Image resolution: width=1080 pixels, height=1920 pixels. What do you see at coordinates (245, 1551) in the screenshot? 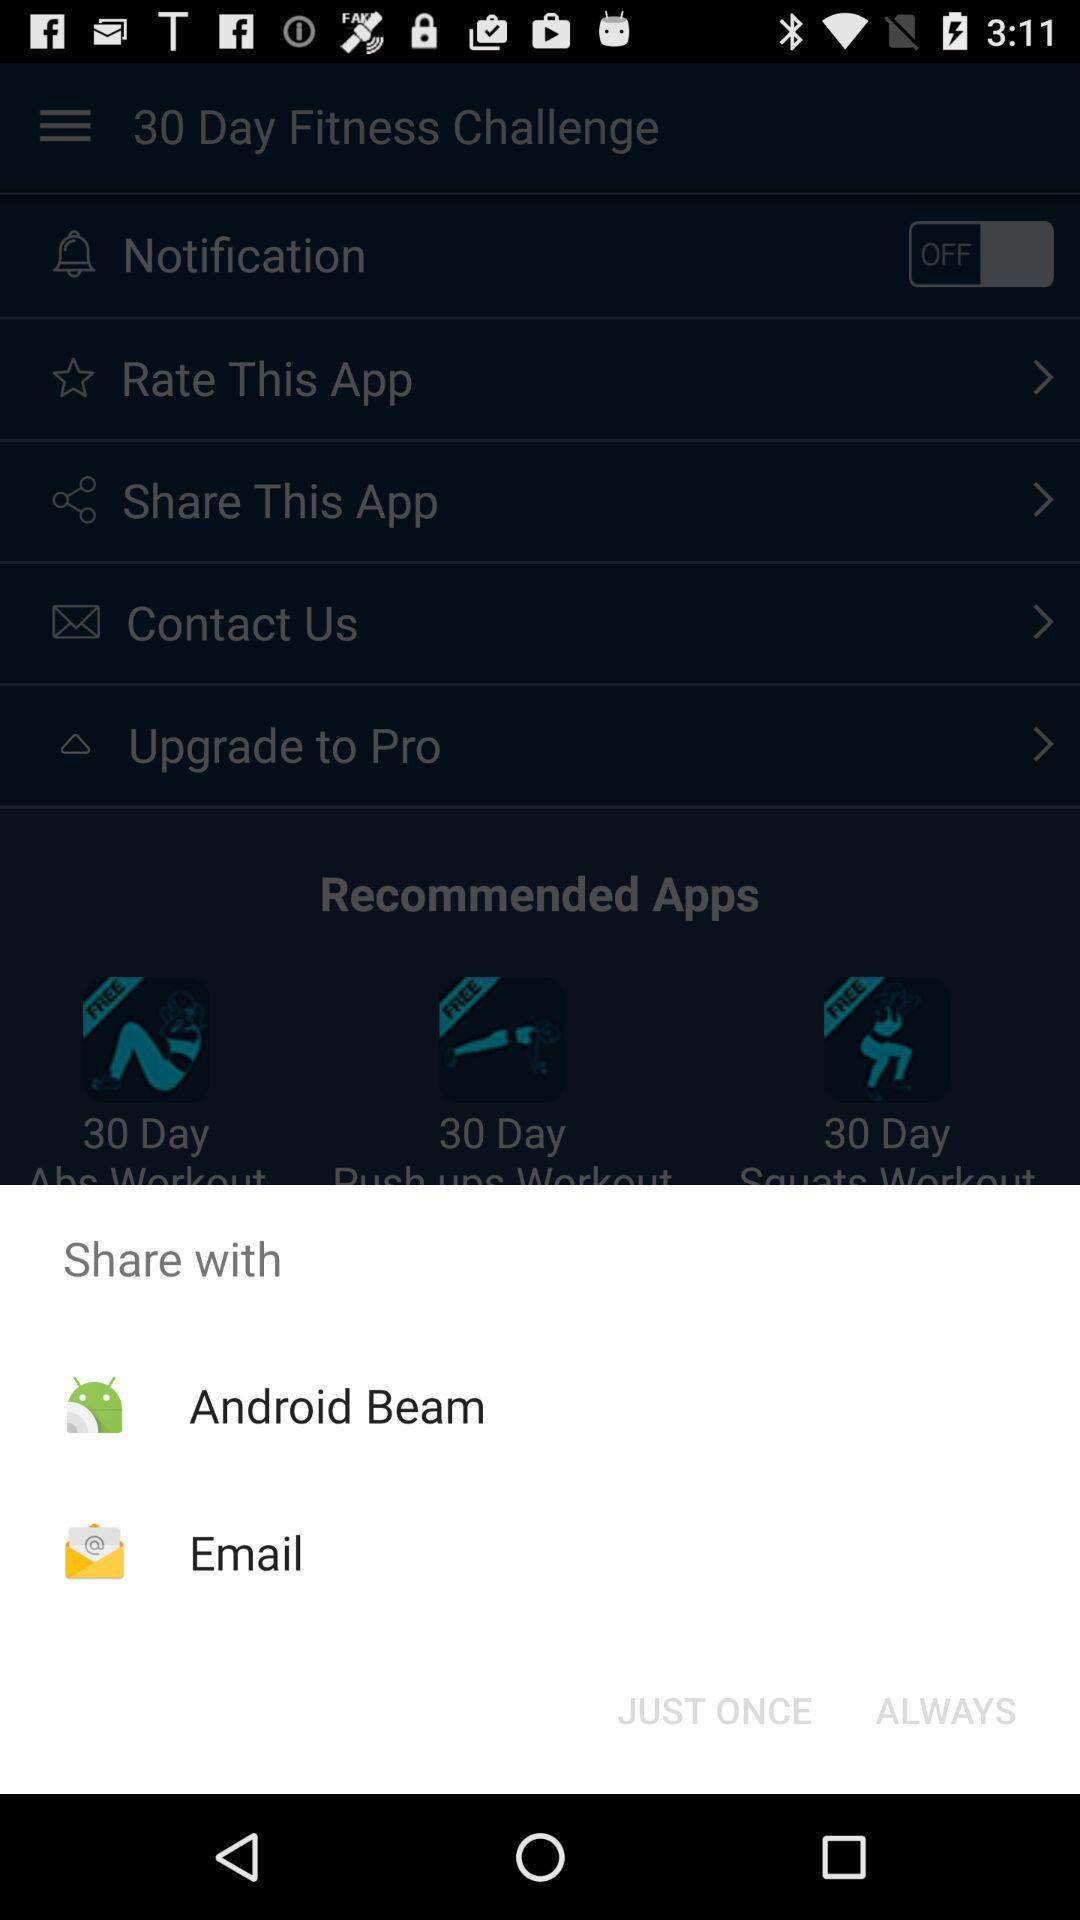
I see `app below android beam icon` at bounding box center [245, 1551].